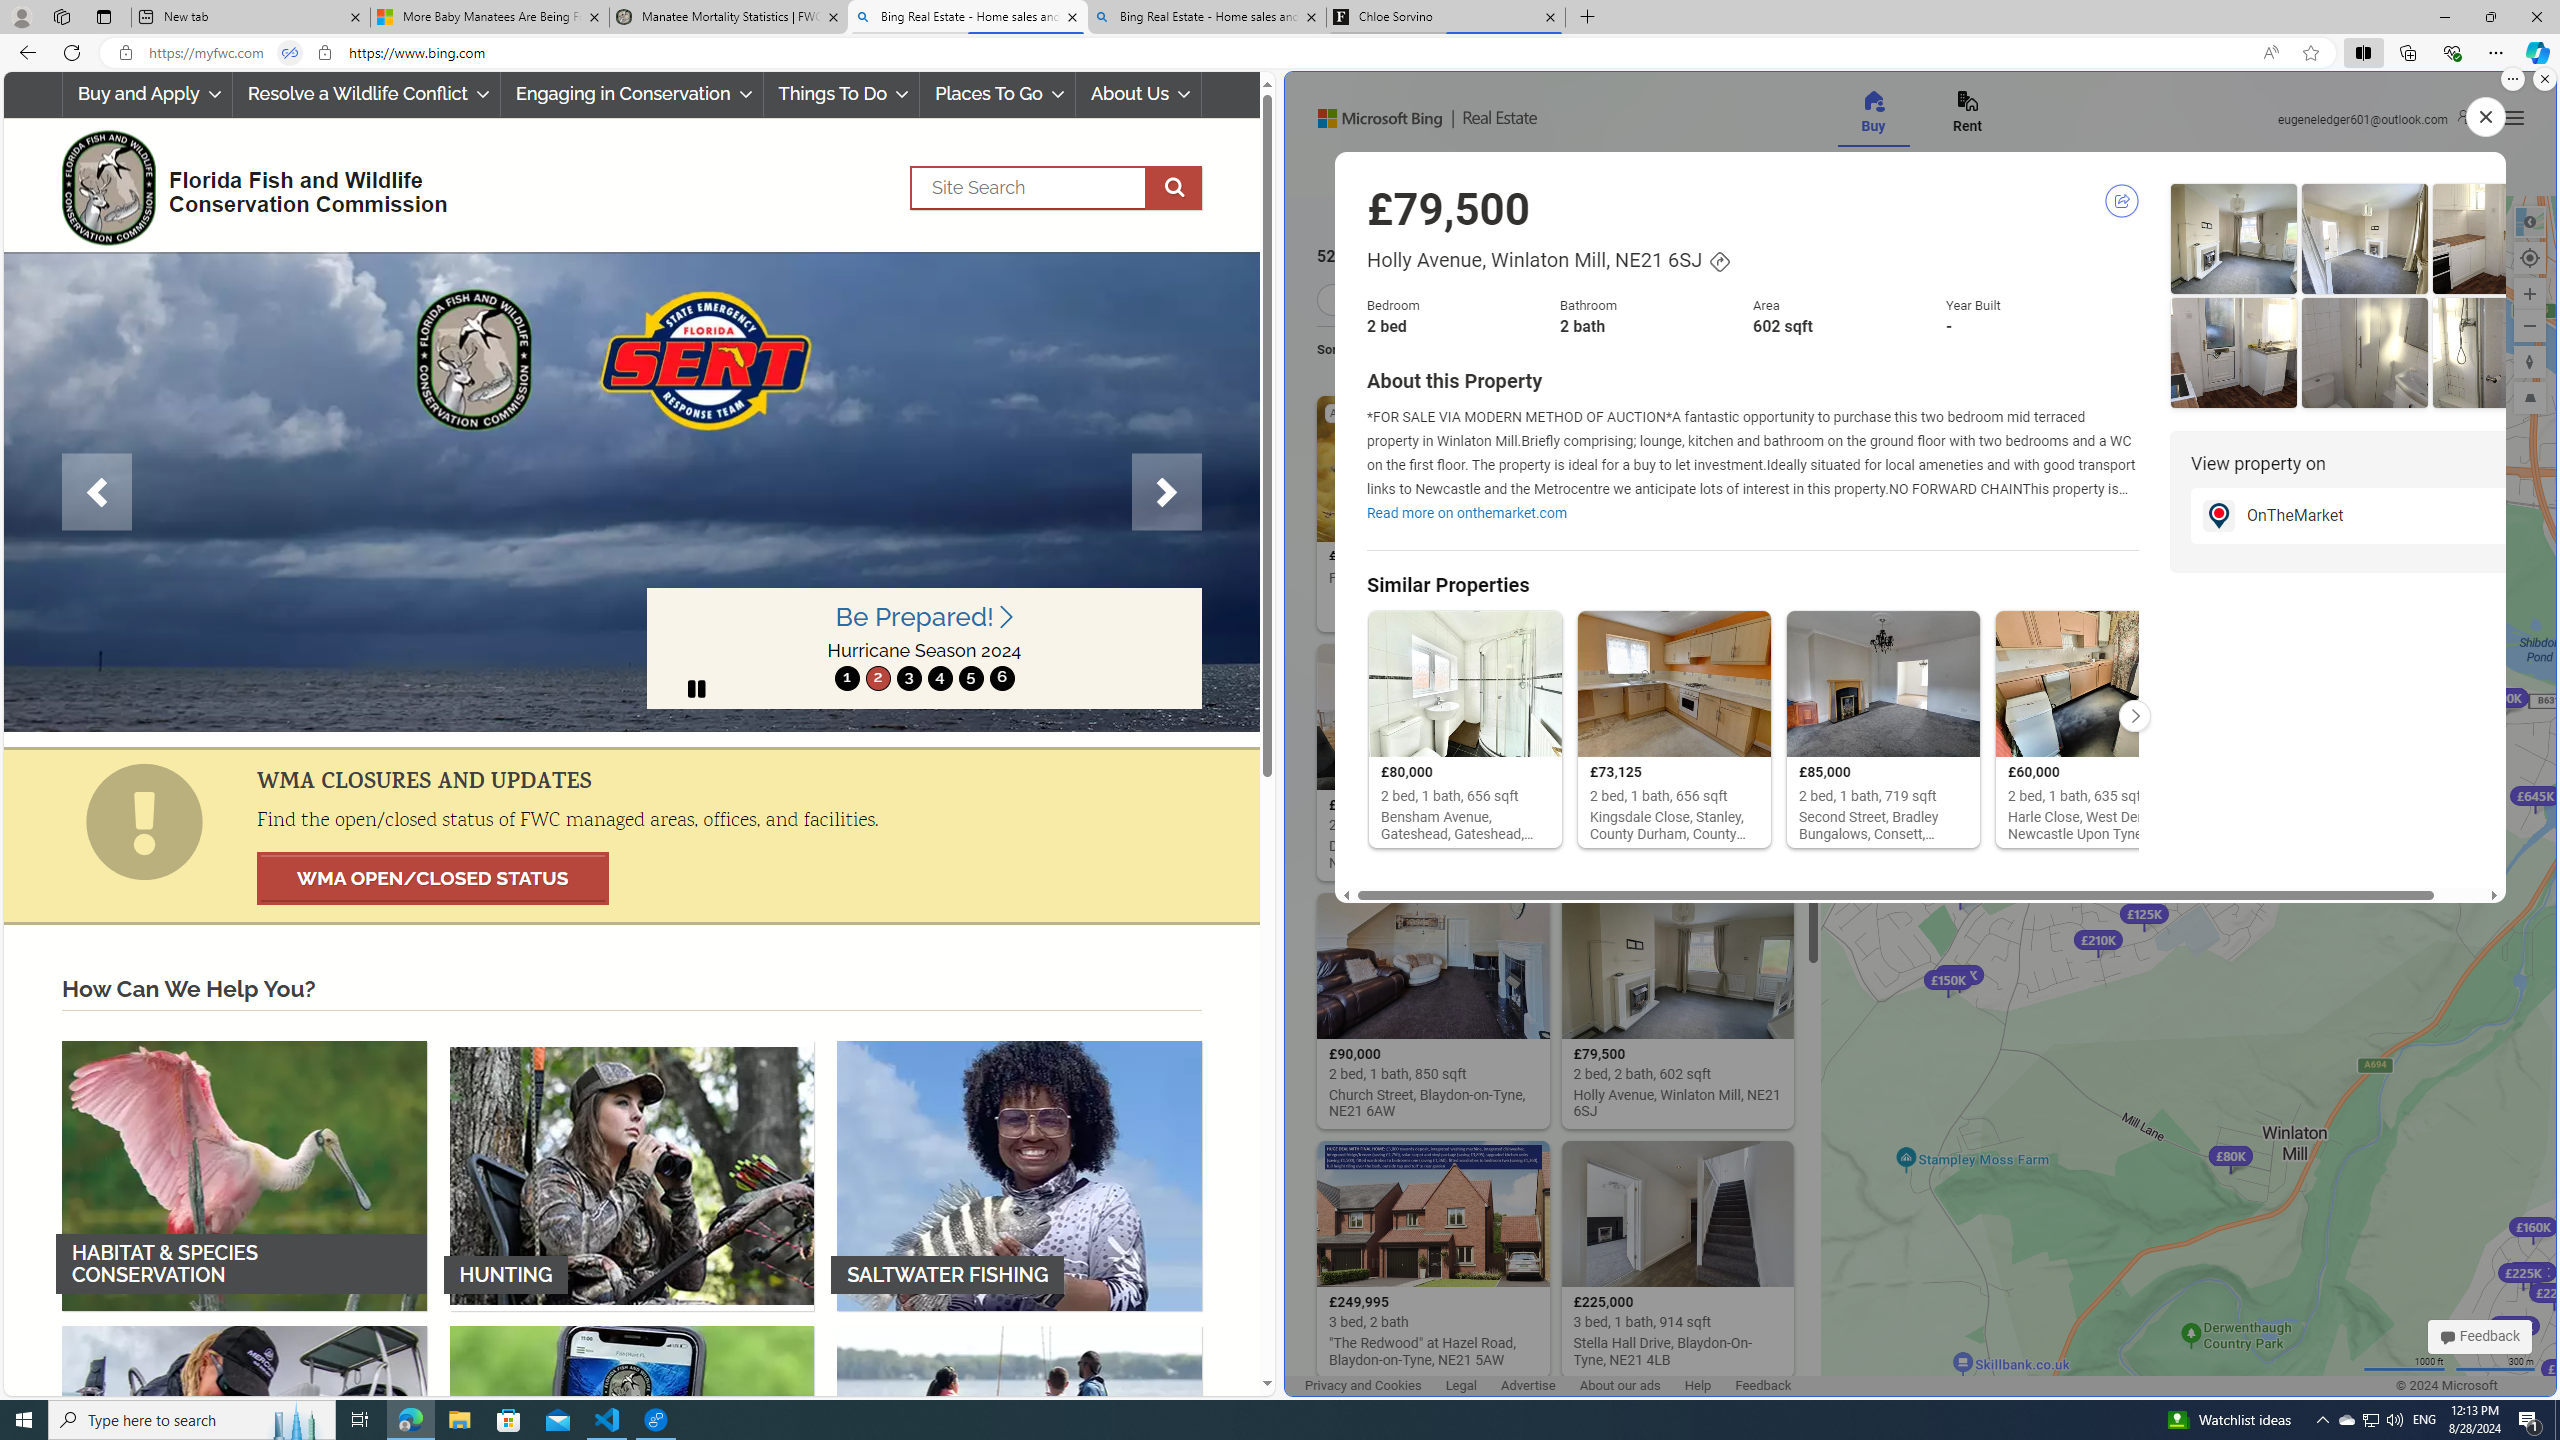 This screenshot has width=2560, height=1440. I want to click on 'HABITAT & SPECIES CONSERVATION', so click(244, 1175).